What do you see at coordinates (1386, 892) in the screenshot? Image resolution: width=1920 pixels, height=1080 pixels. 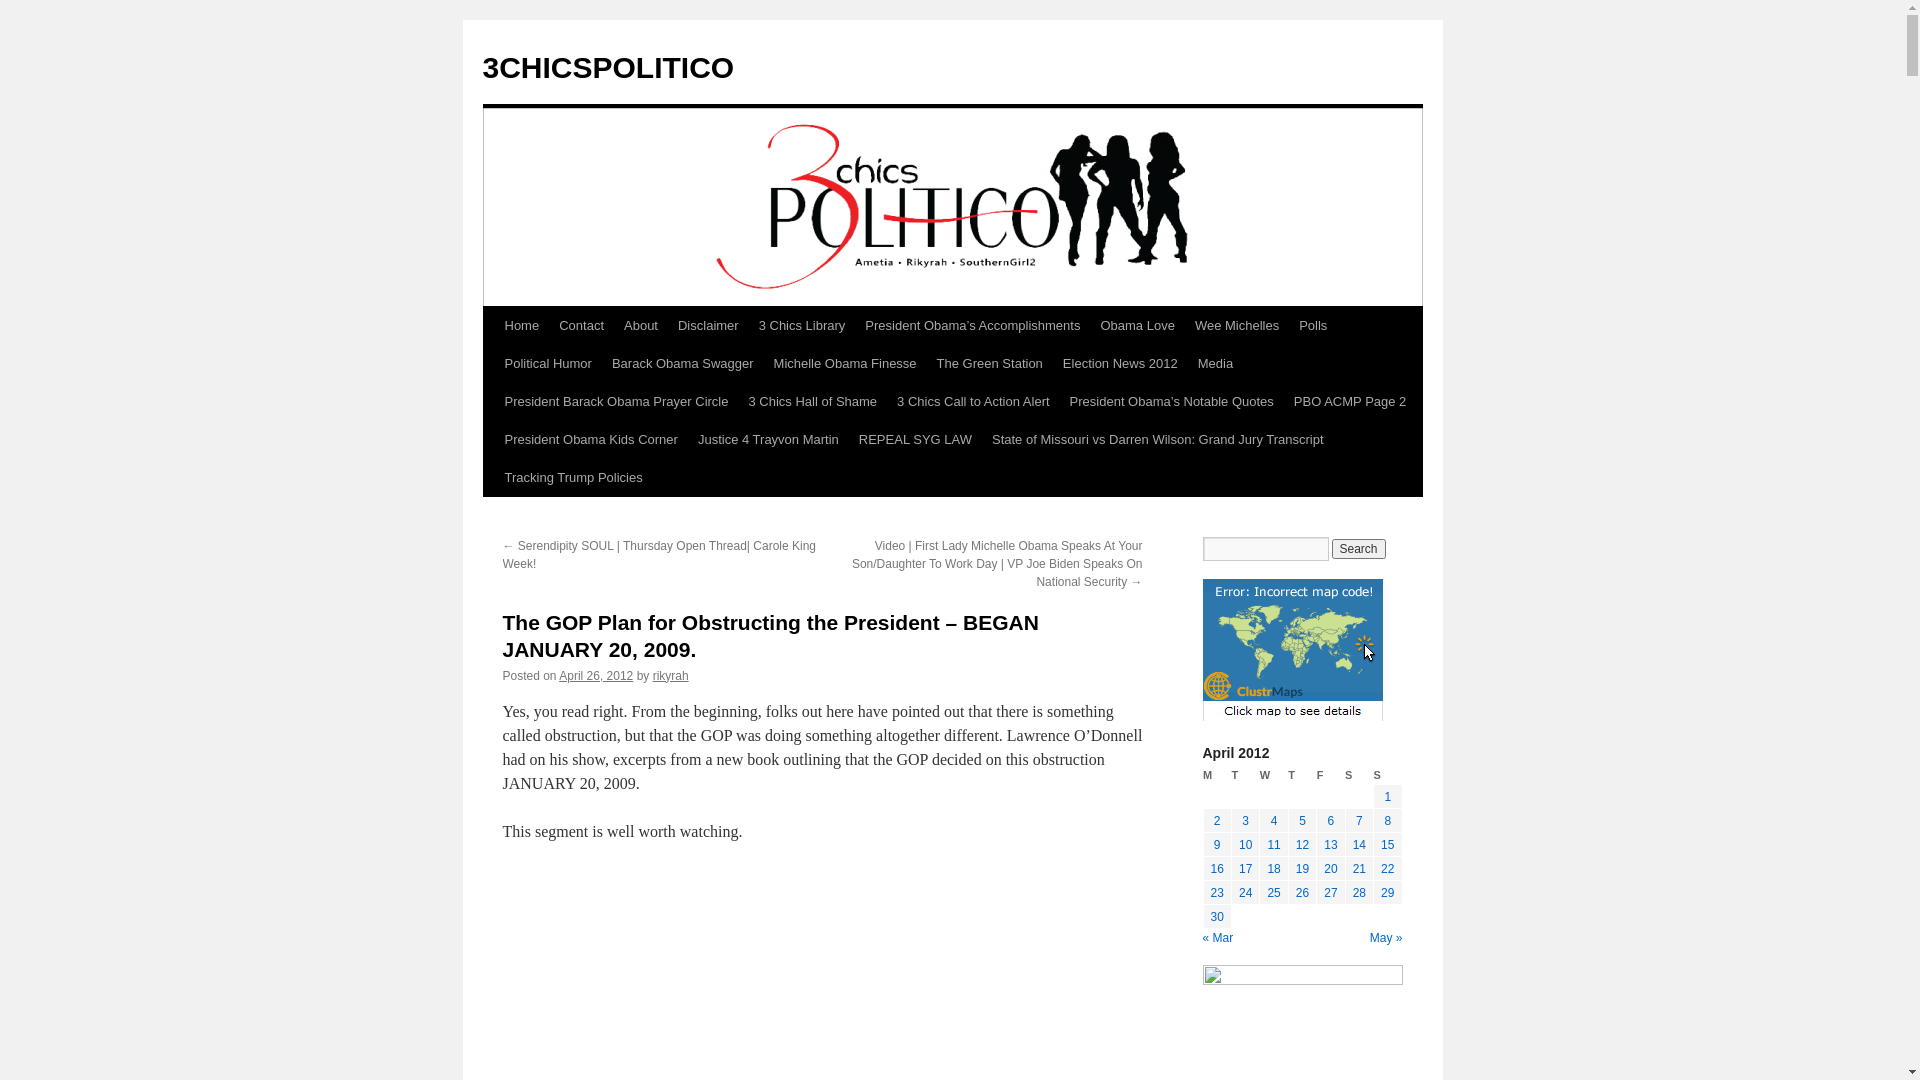 I see `'29'` at bounding box center [1386, 892].